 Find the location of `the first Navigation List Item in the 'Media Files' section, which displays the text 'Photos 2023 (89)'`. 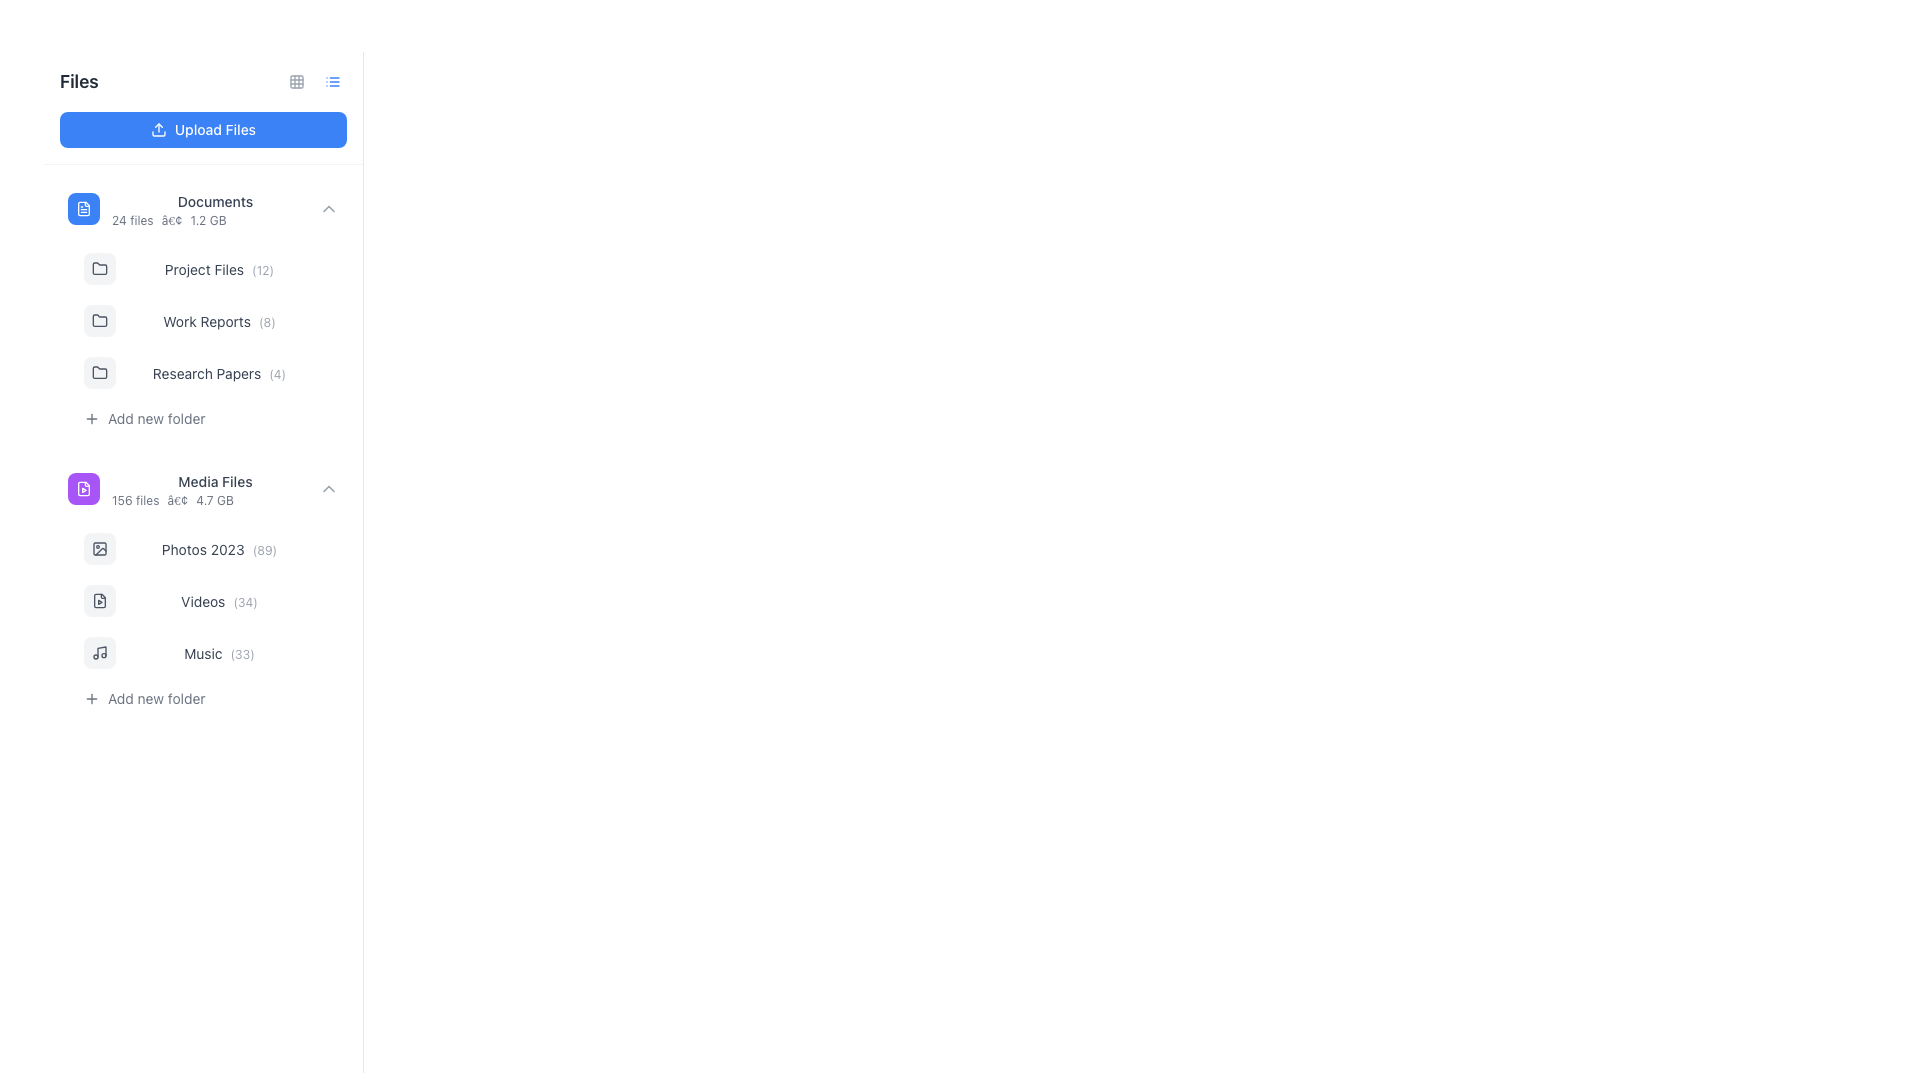

the first Navigation List Item in the 'Media Files' section, which displays the text 'Photos 2023 (89)' is located at coordinates (211, 548).